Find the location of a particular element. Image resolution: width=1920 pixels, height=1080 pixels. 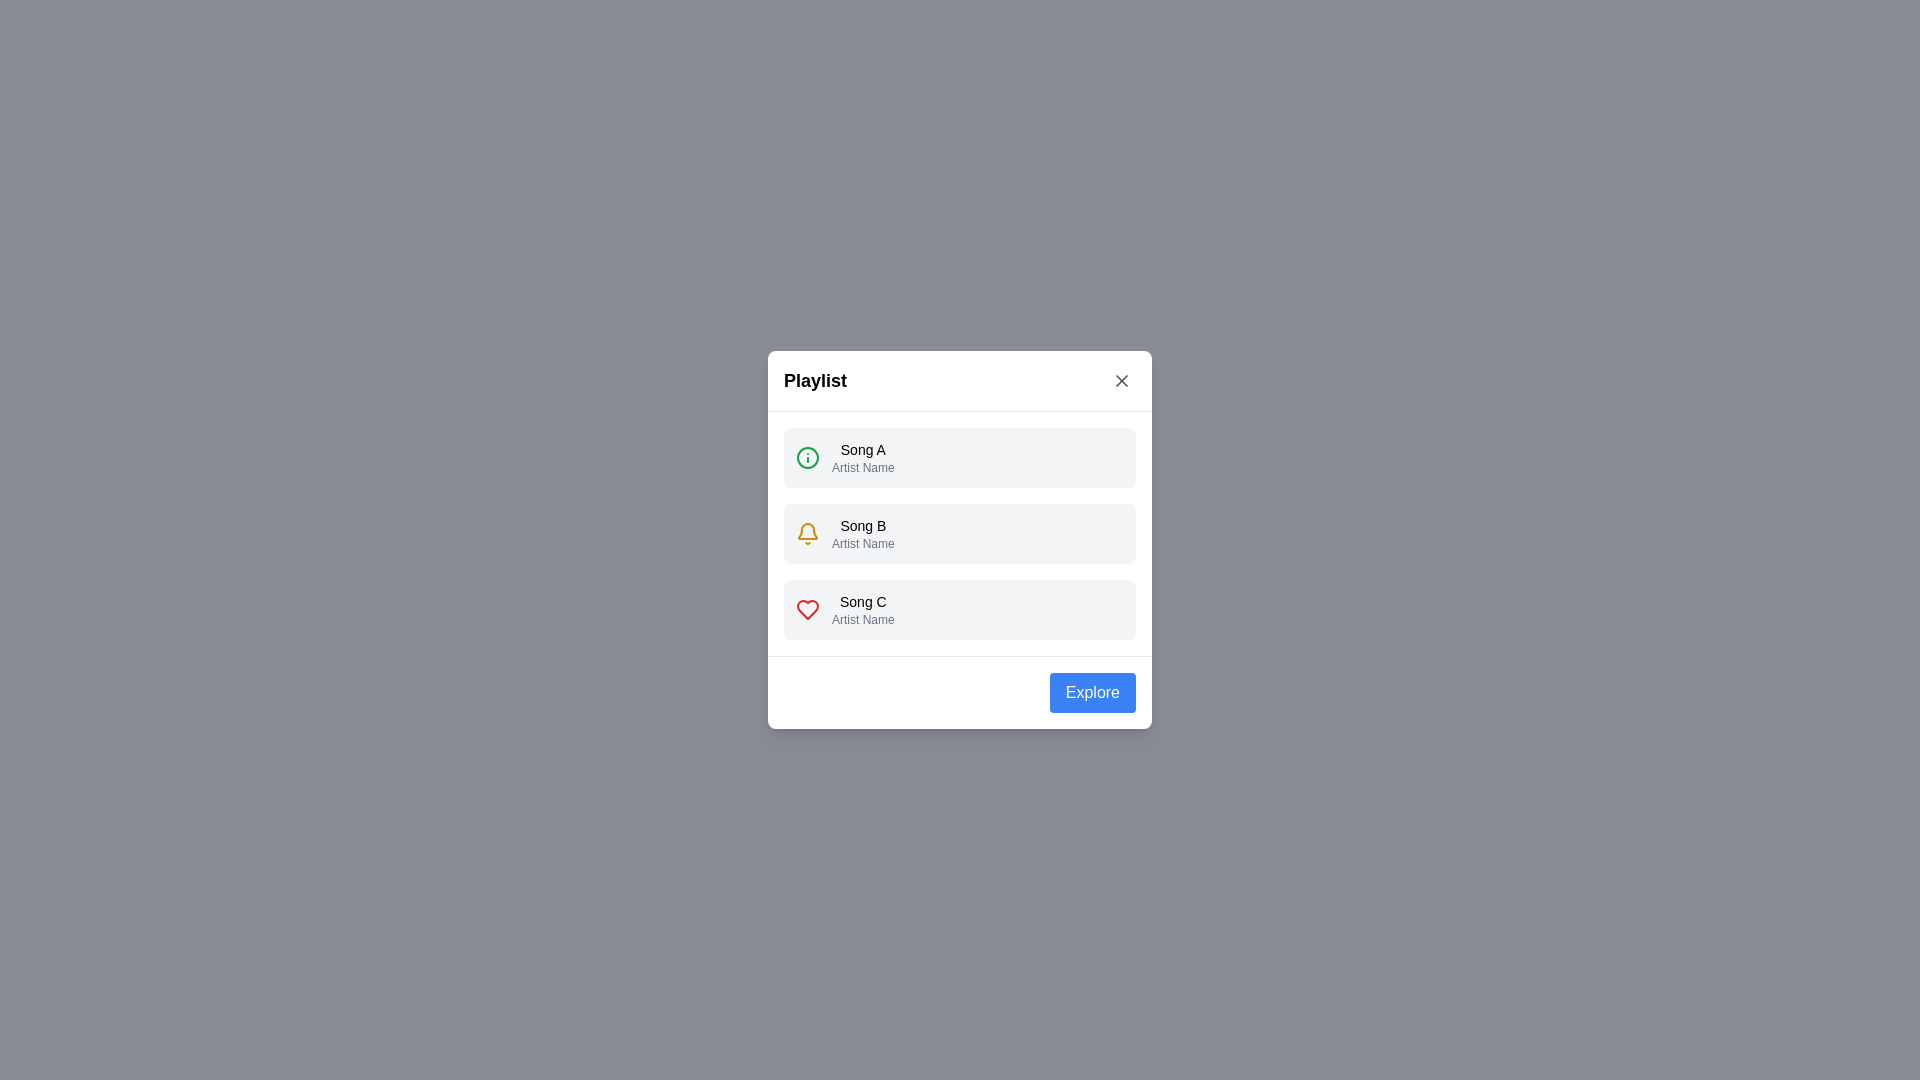

the list item for 'Song B' which is the second entry in the playlist, positioned between 'Song A' and 'Song C' is located at coordinates (960, 532).